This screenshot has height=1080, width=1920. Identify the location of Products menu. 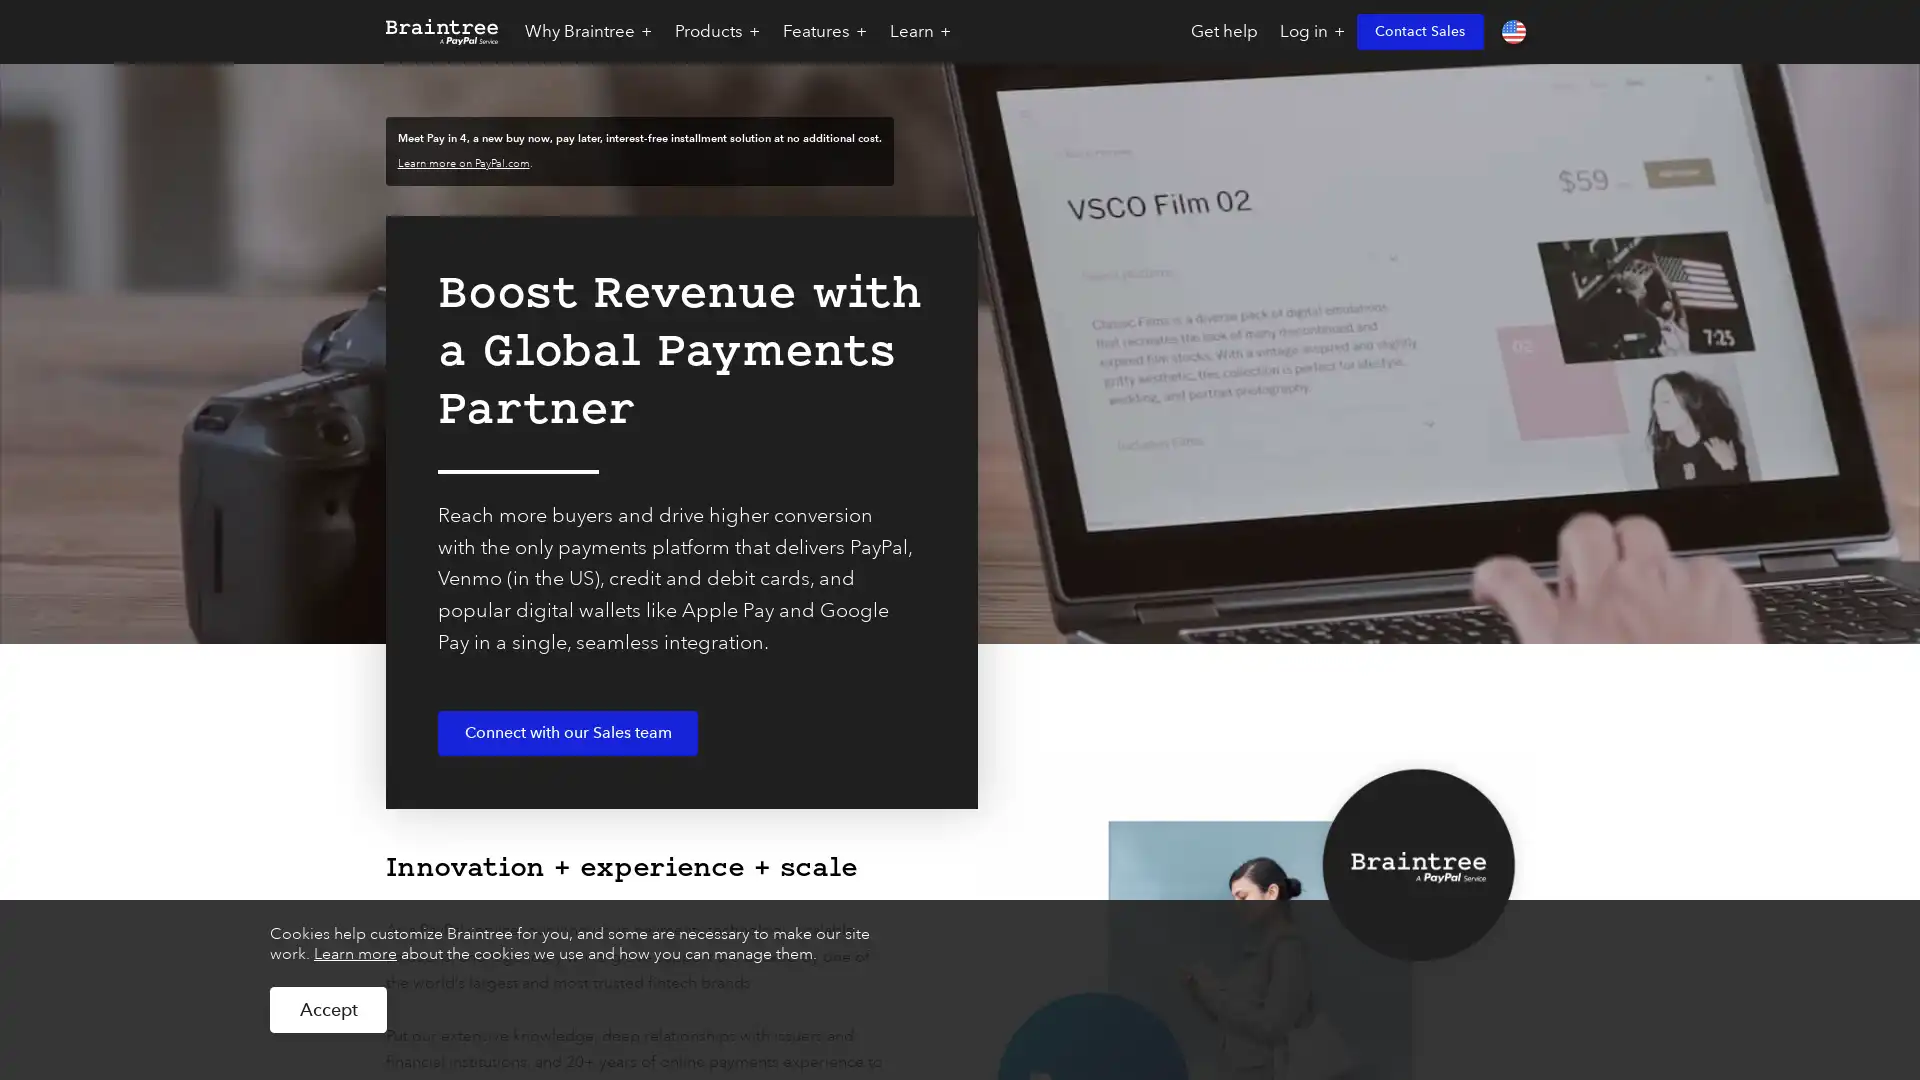
(716, 31).